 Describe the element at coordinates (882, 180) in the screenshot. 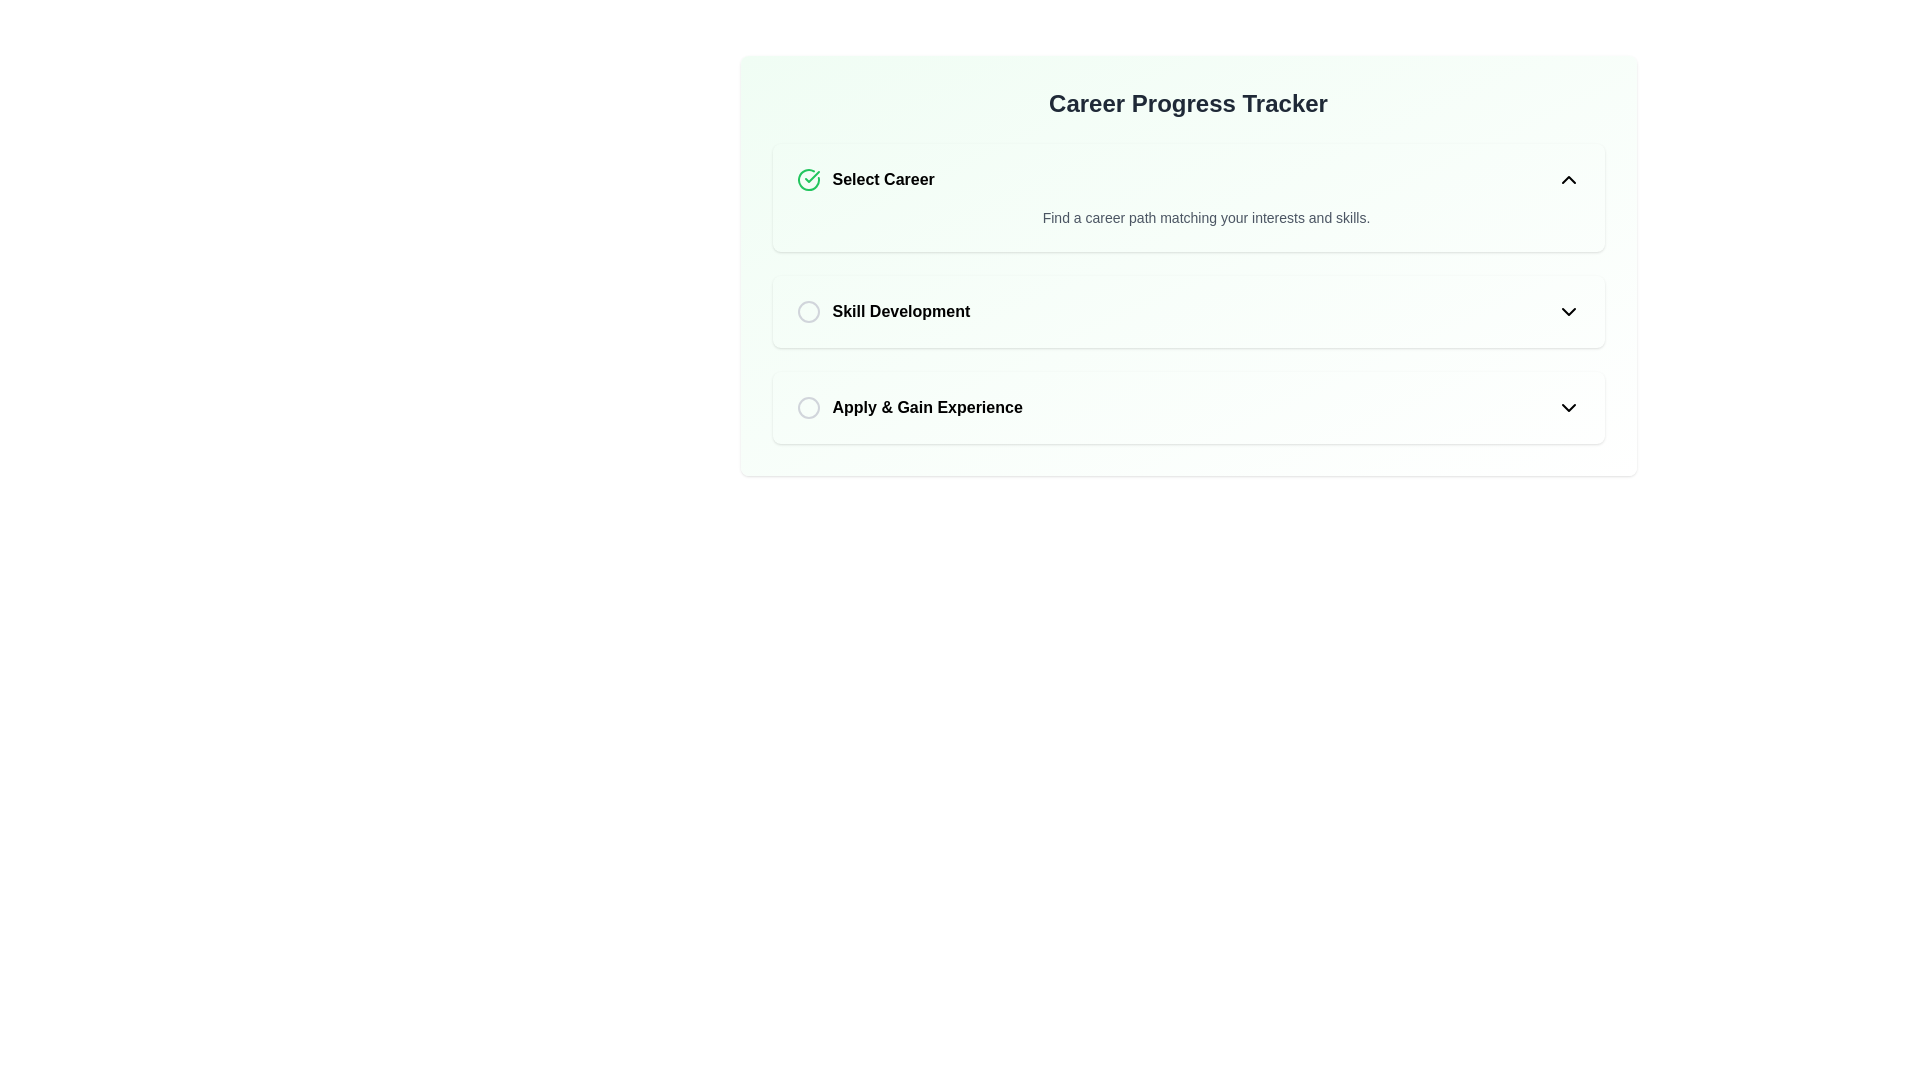

I see `label 'Select Career' which is a bold text component indicating the career selection process, positioned to the right of a completed selection icon` at that location.